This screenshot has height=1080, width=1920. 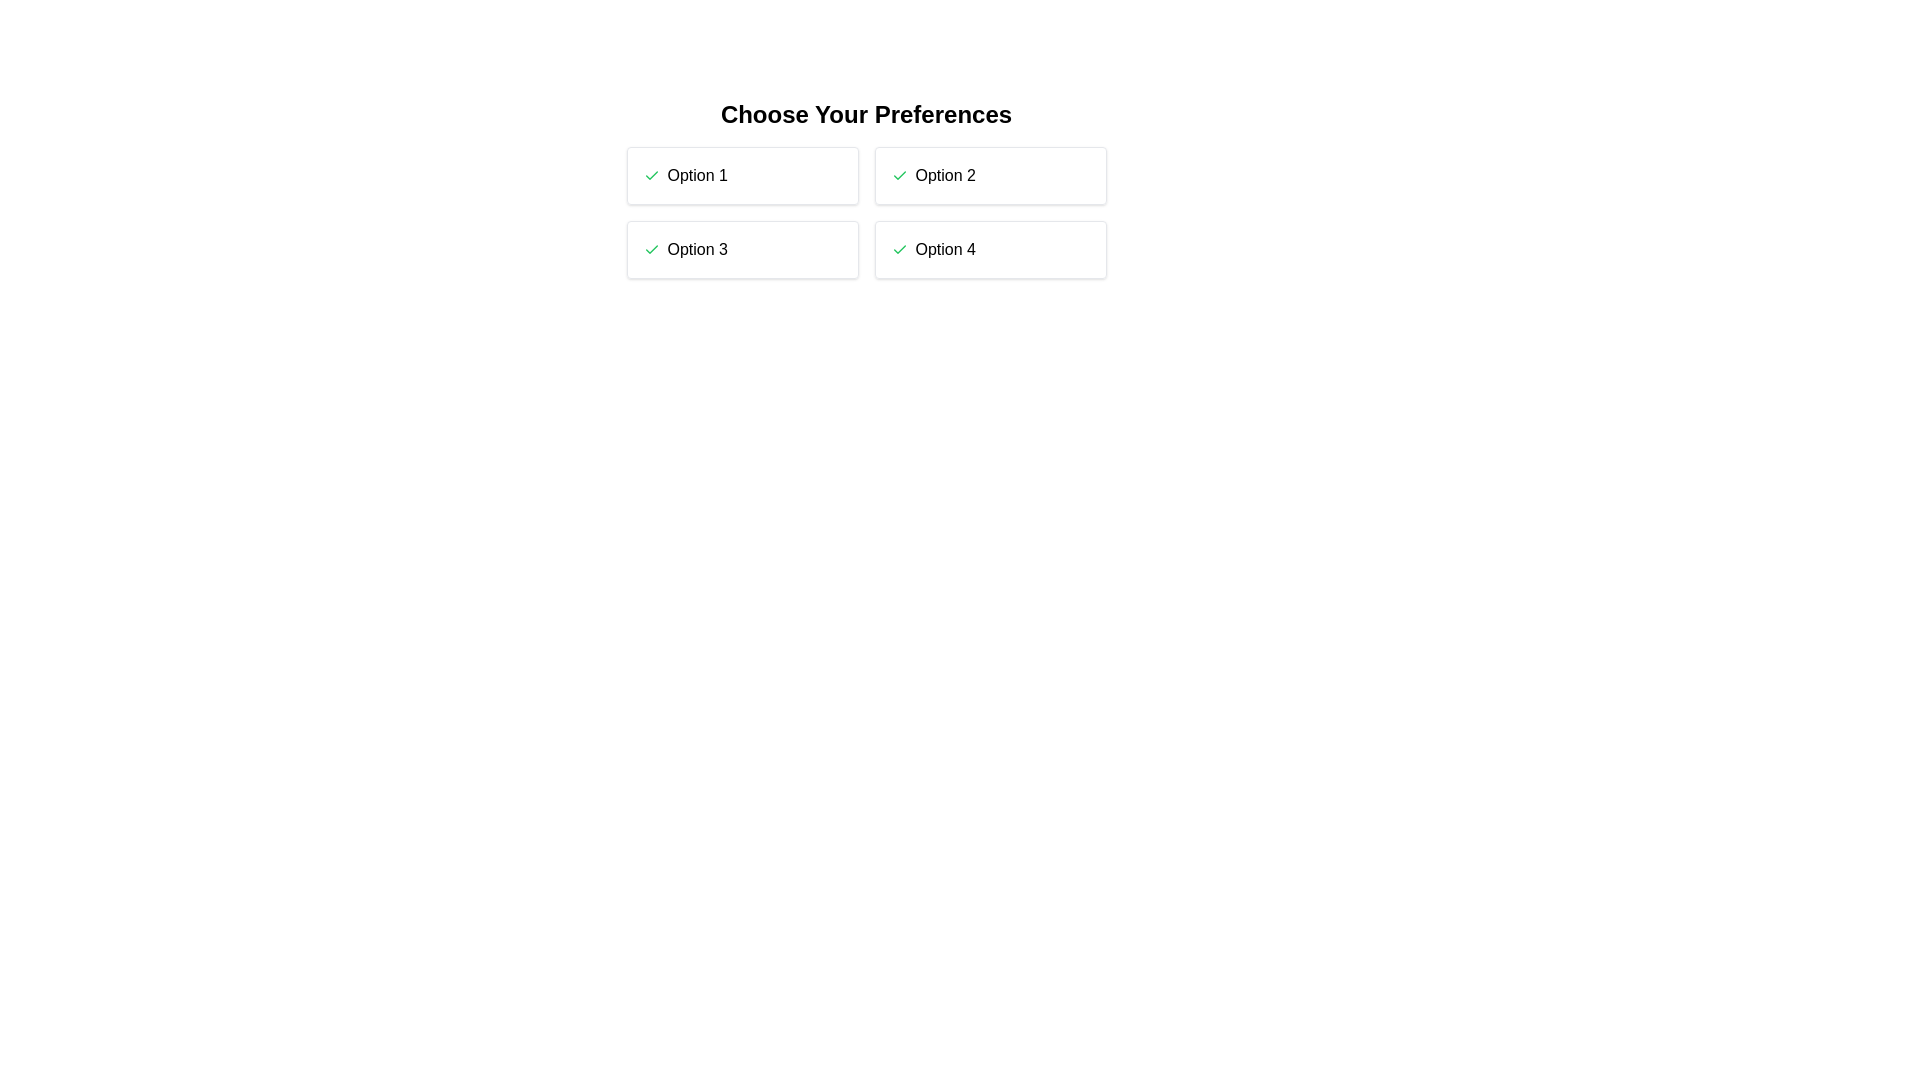 What do you see at coordinates (990, 249) in the screenshot?
I see `the option 4 to observe the hover effect` at bounding box center [990, 249].